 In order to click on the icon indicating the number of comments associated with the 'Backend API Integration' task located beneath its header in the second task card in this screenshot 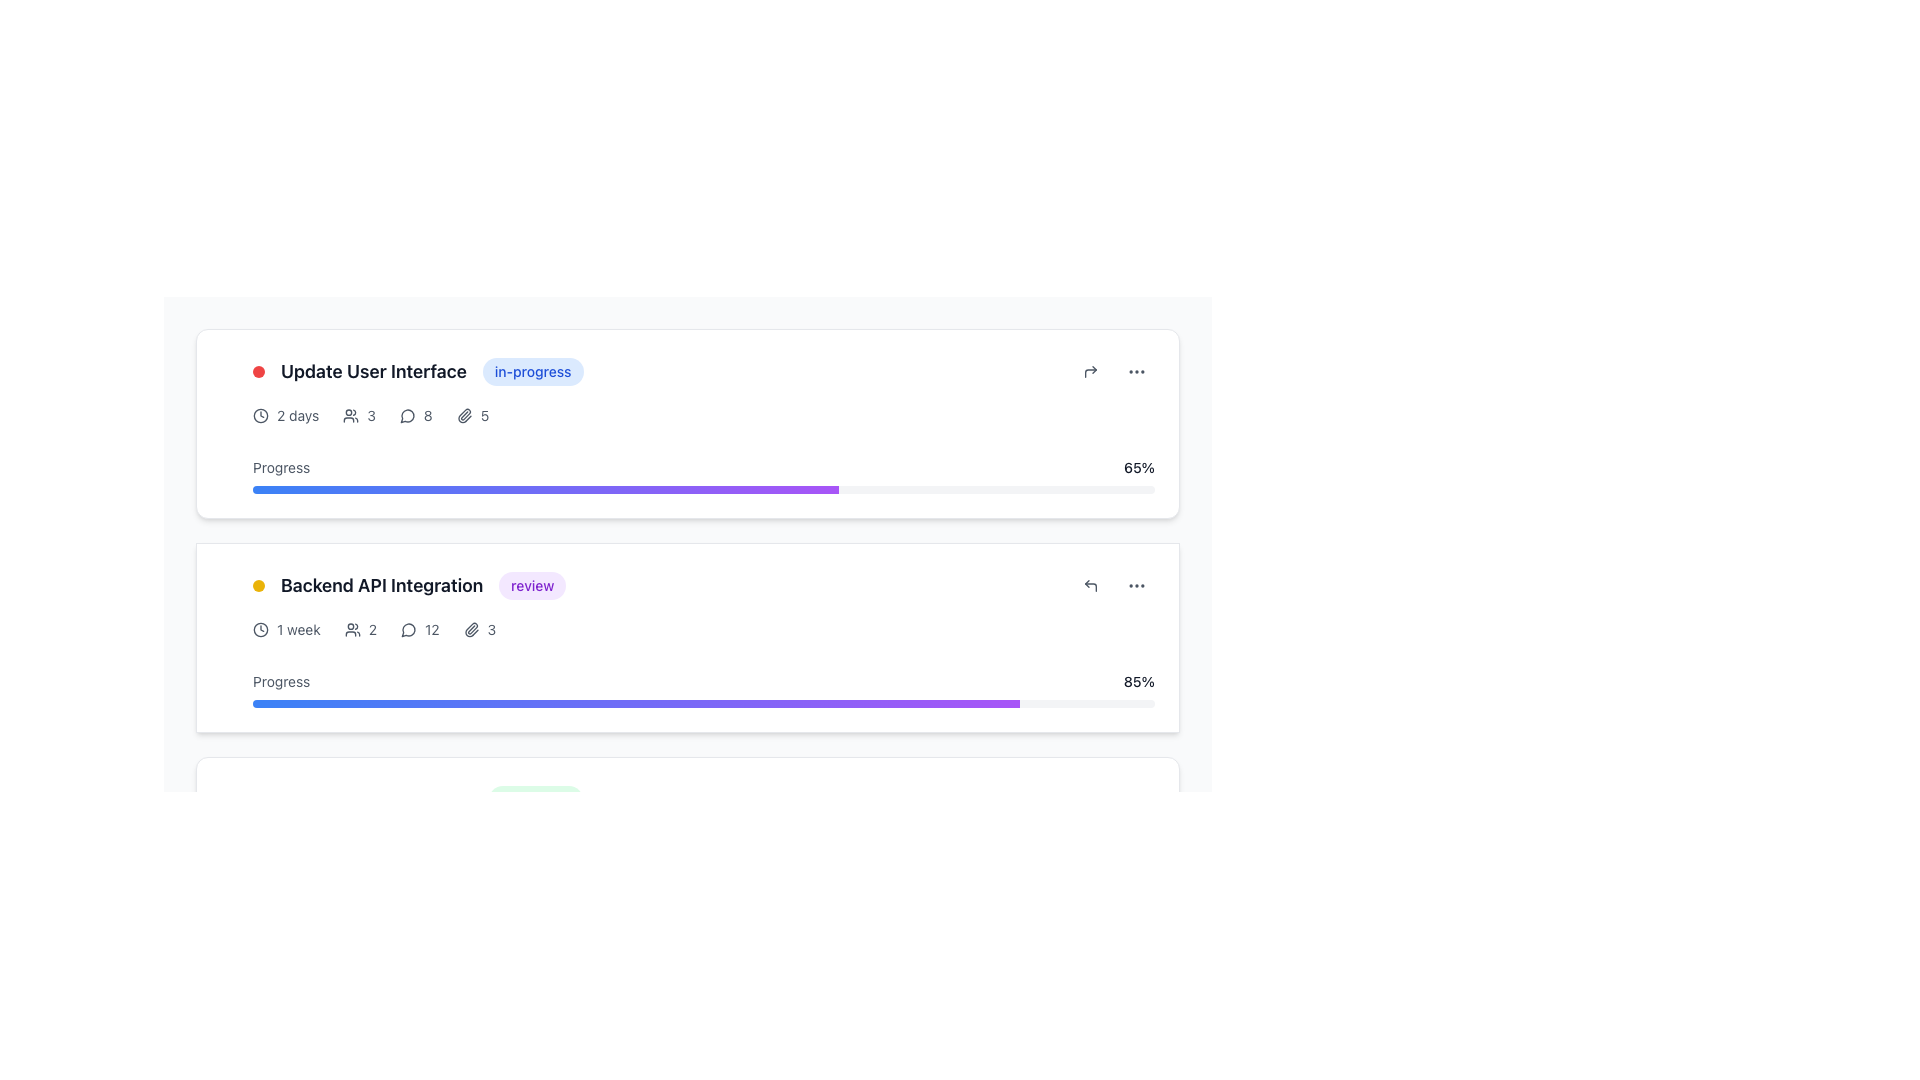, I will do `click(419, 628)`.